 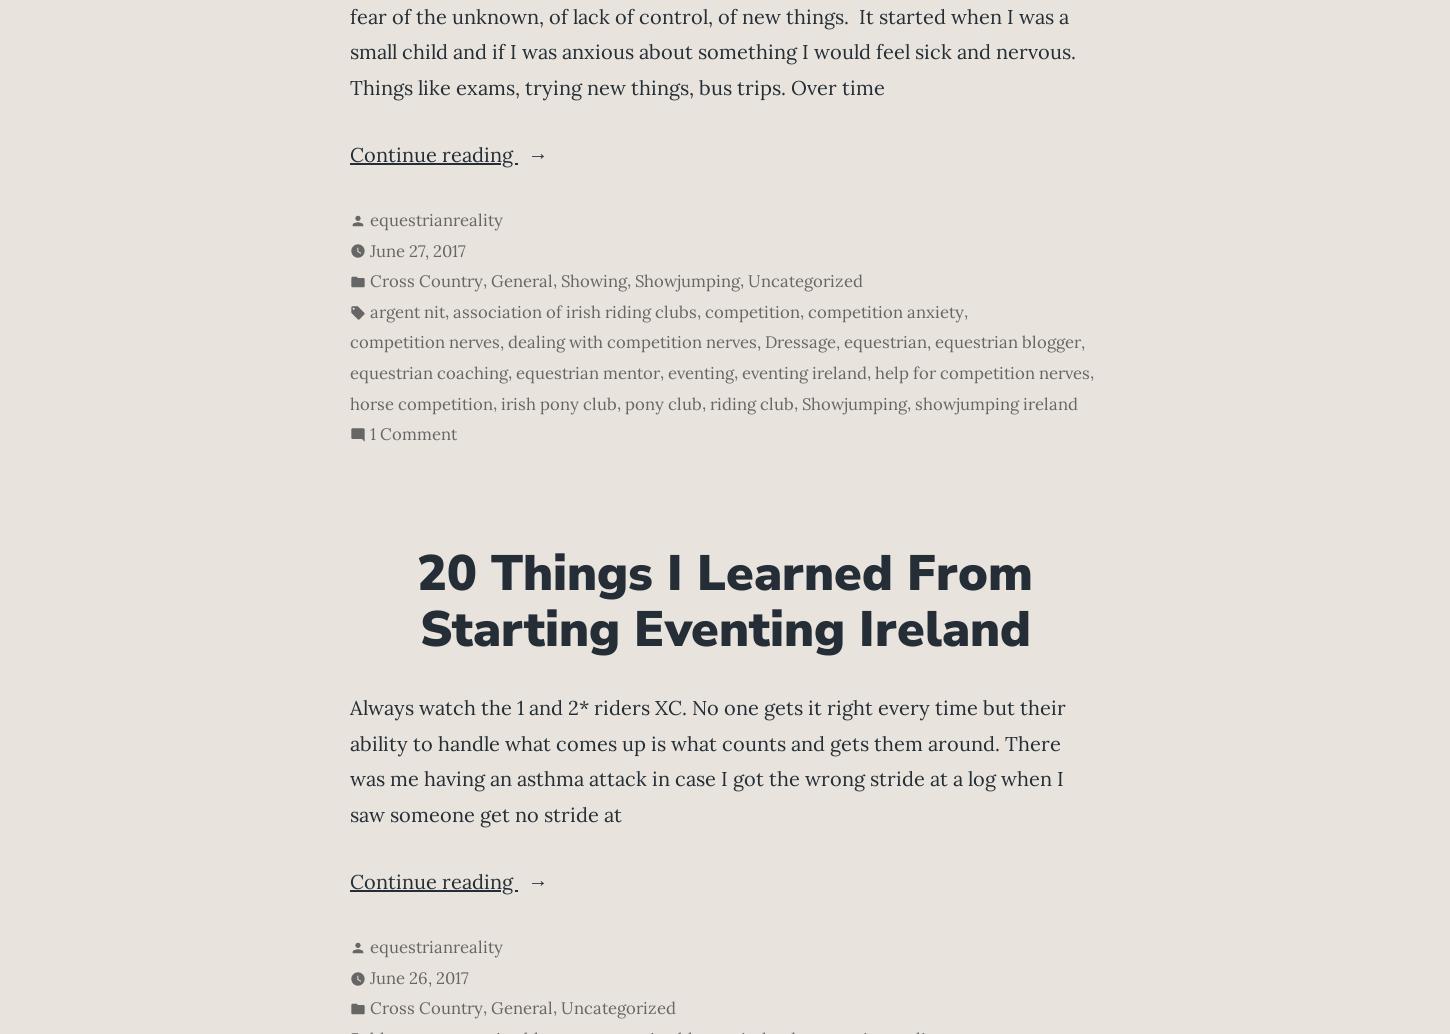 I want to click on 'riding club', so click(x=709, y=401).